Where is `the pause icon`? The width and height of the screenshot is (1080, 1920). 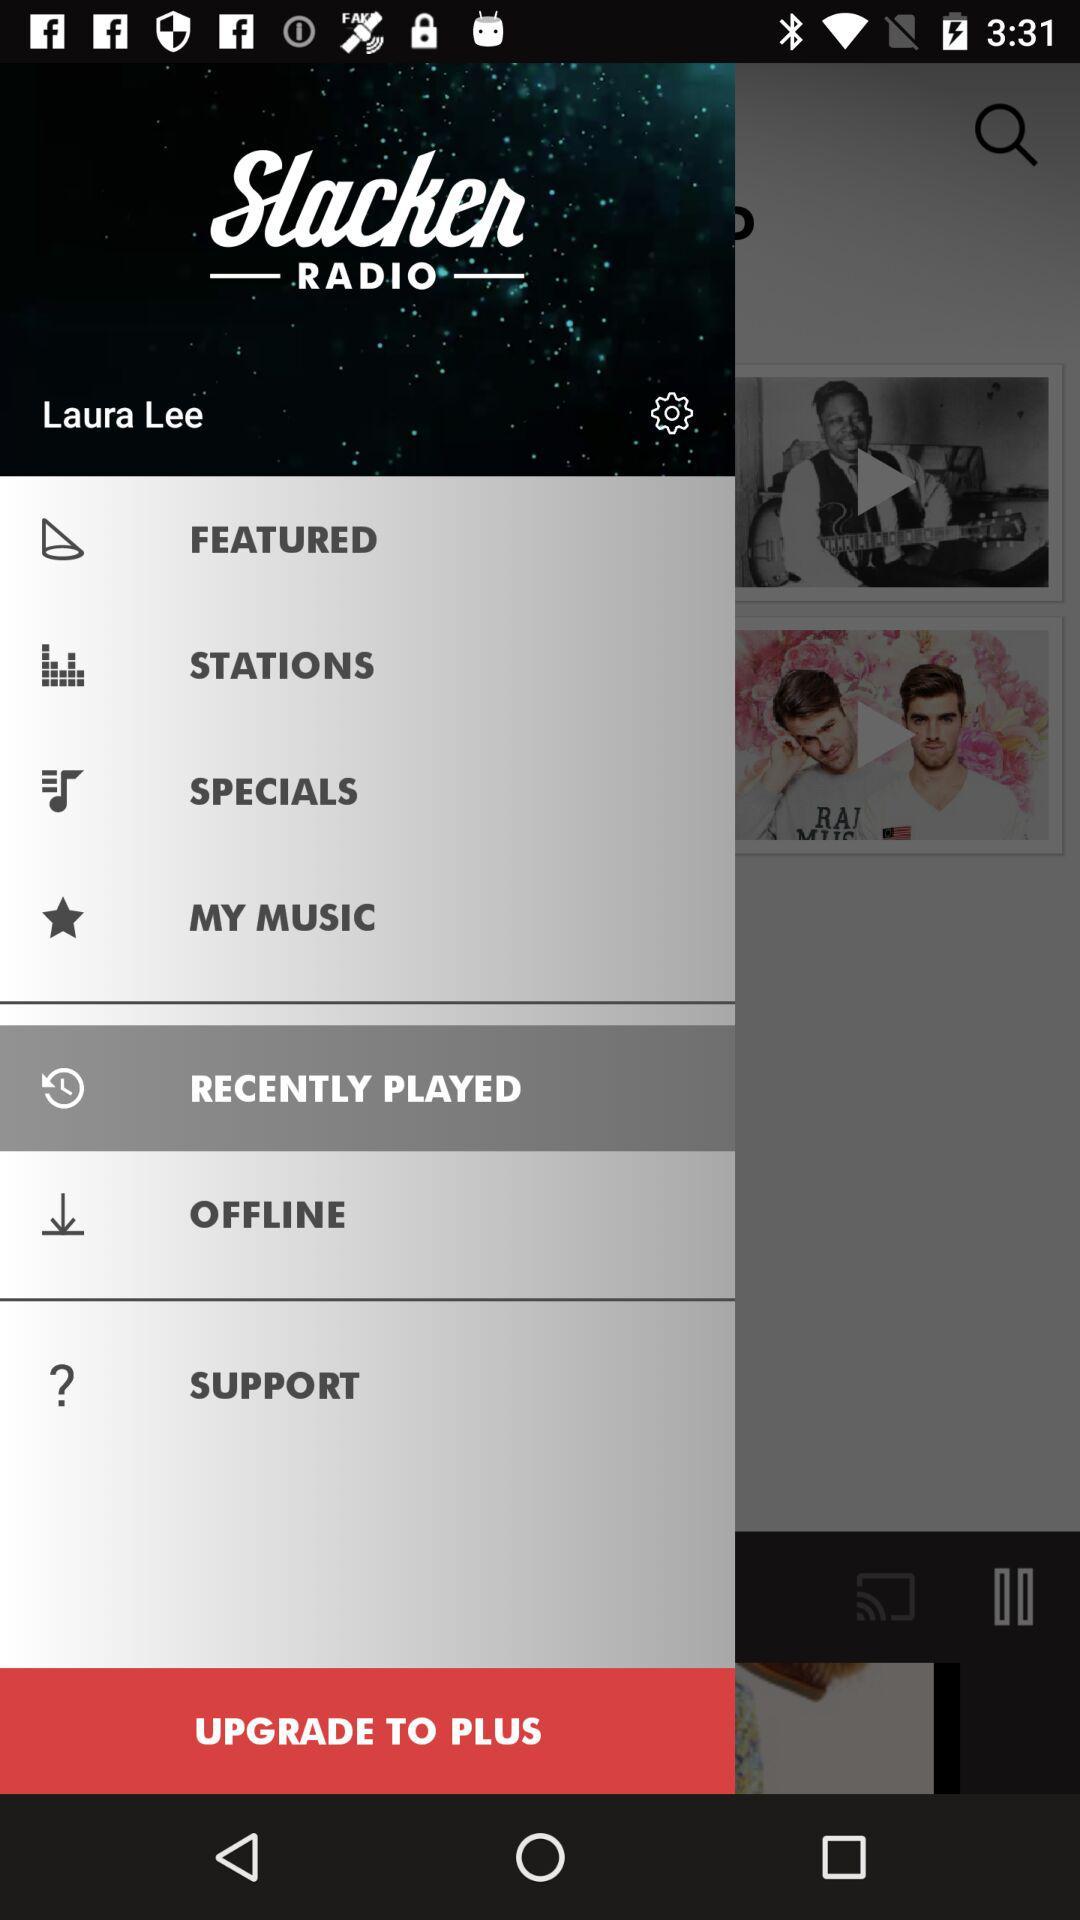
the pause icon is located at coordinates (1014, 1596).